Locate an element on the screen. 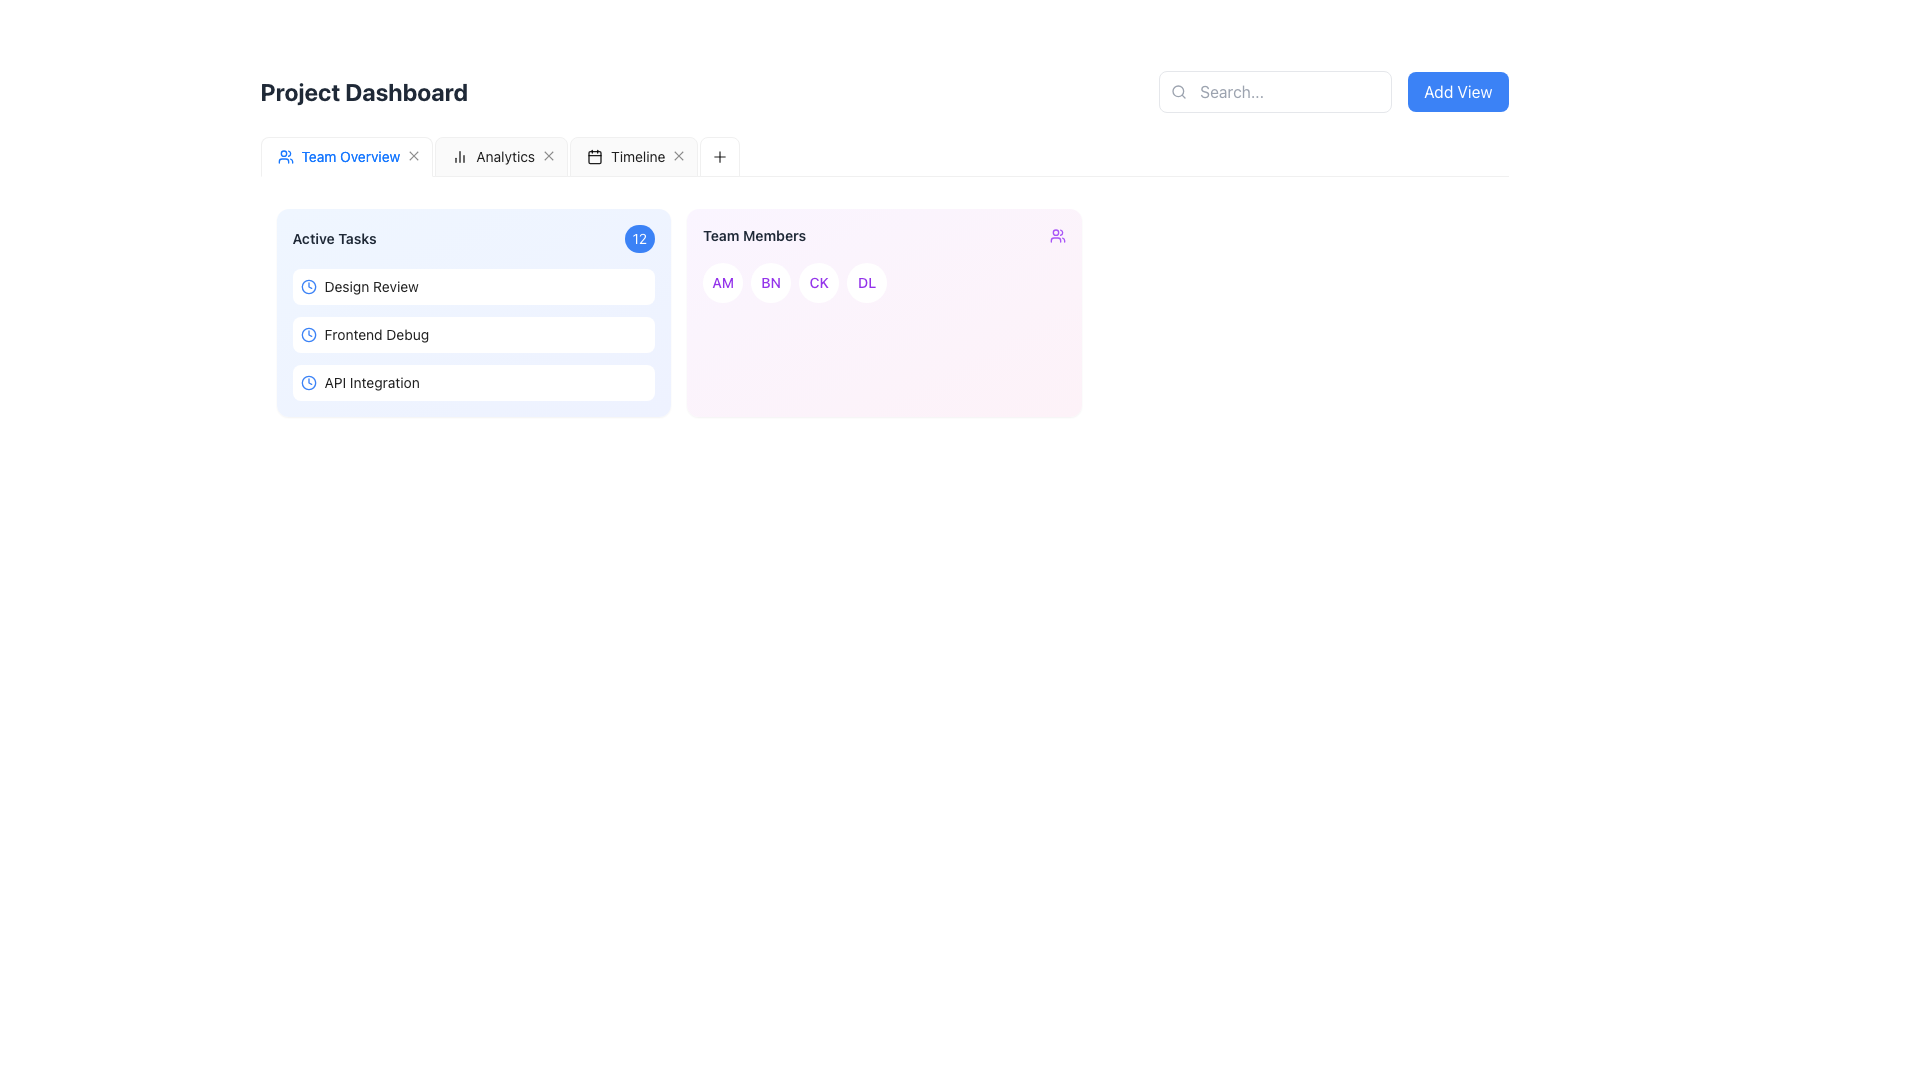  the button at the end of the tab list in the navigation bar is located at coordinates (281, 155).